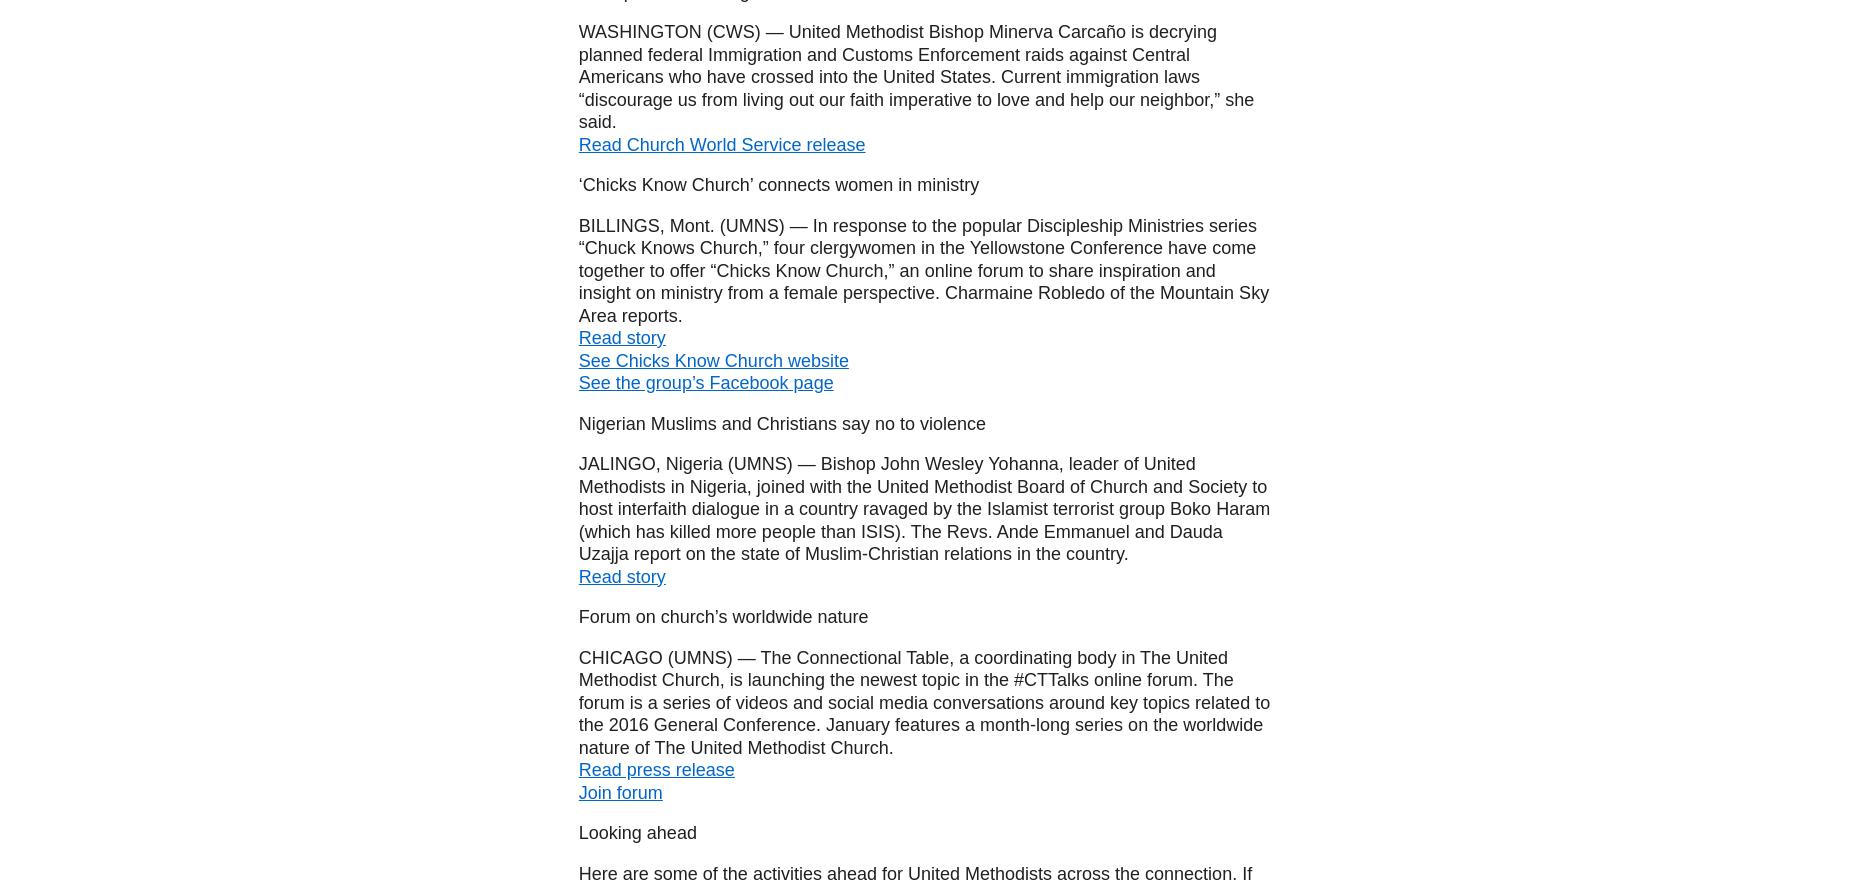  What do you see at coordinates (705, 382) in the screenshot?
I see `'See the group’s Facebook page'` at bounding box center [705, 382].